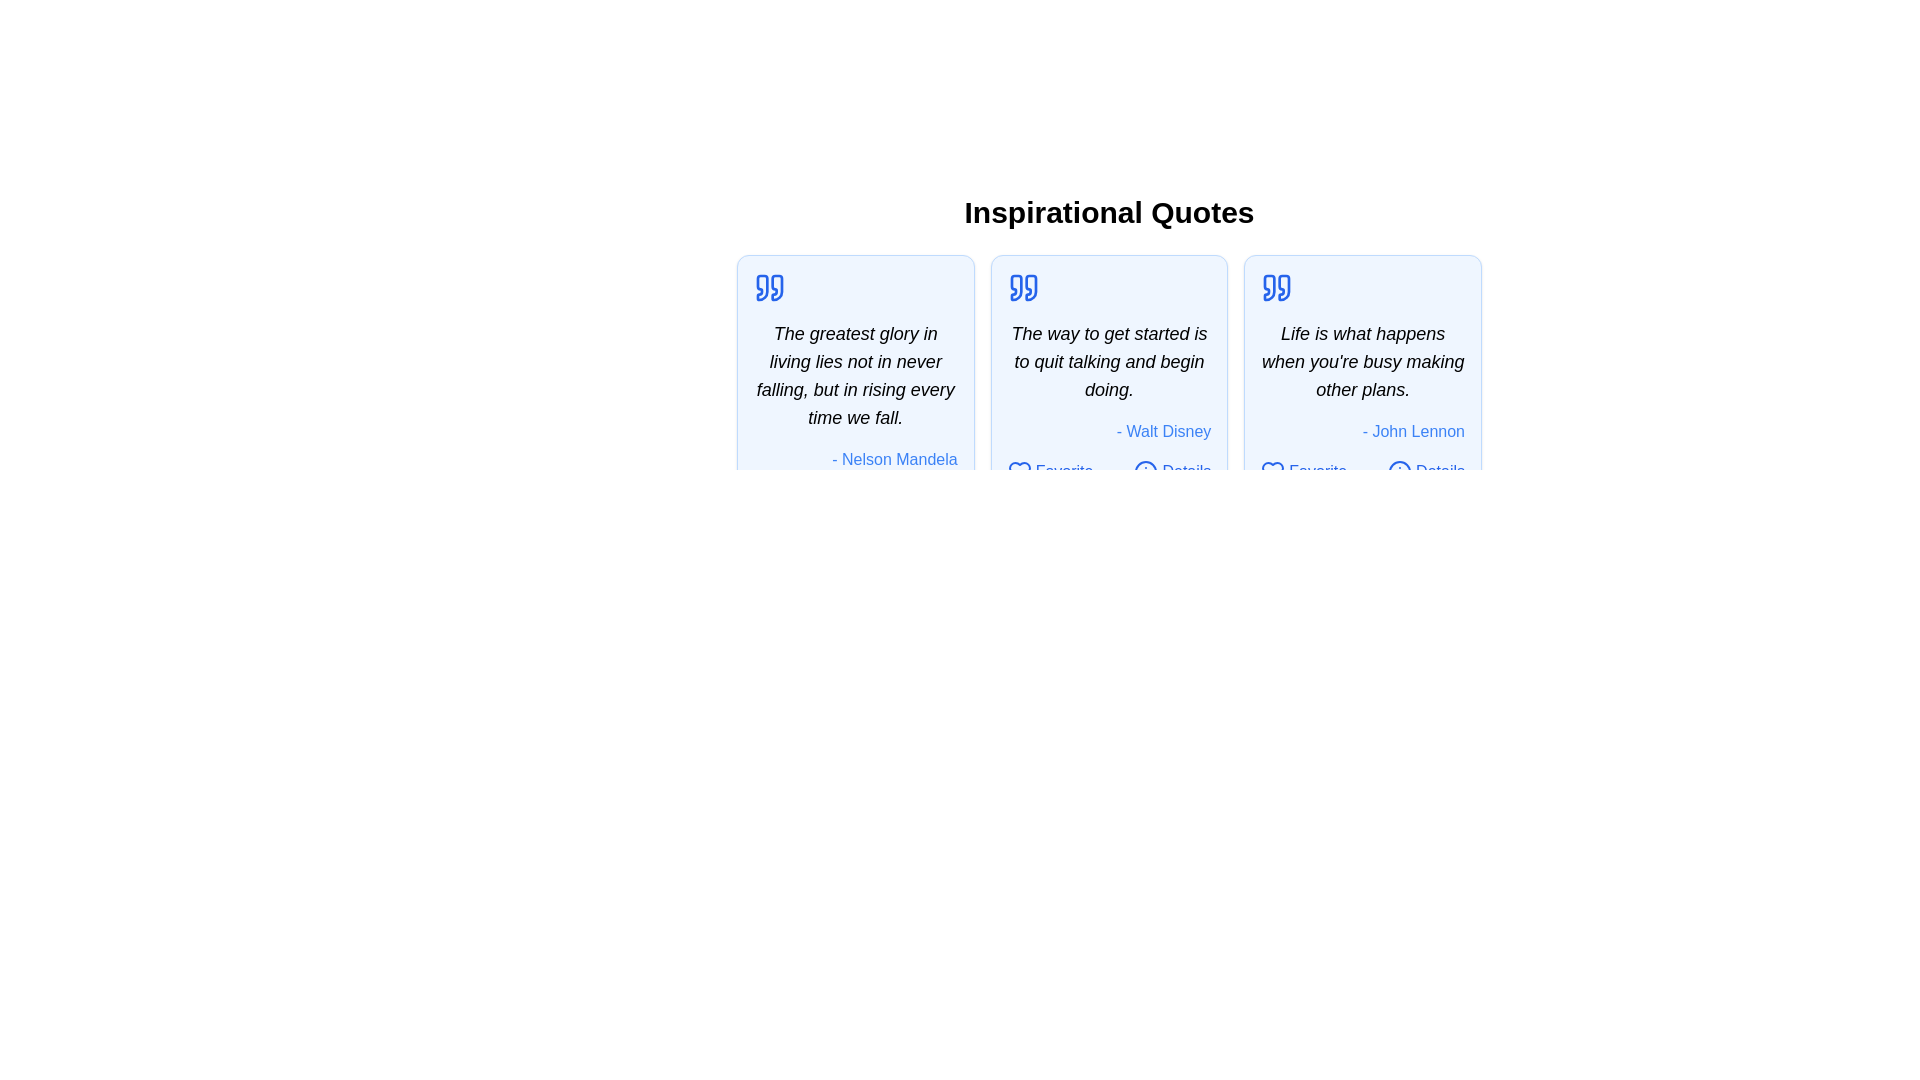  Describe the element at coordinates (855, 375) in the screenshot. I see `the text block that reads 'The greatest glory in living lies not in never falling, but in rising every time we fall.' positioned inside the leftmost card of the 'Inspirational Quotes' section` at that location.